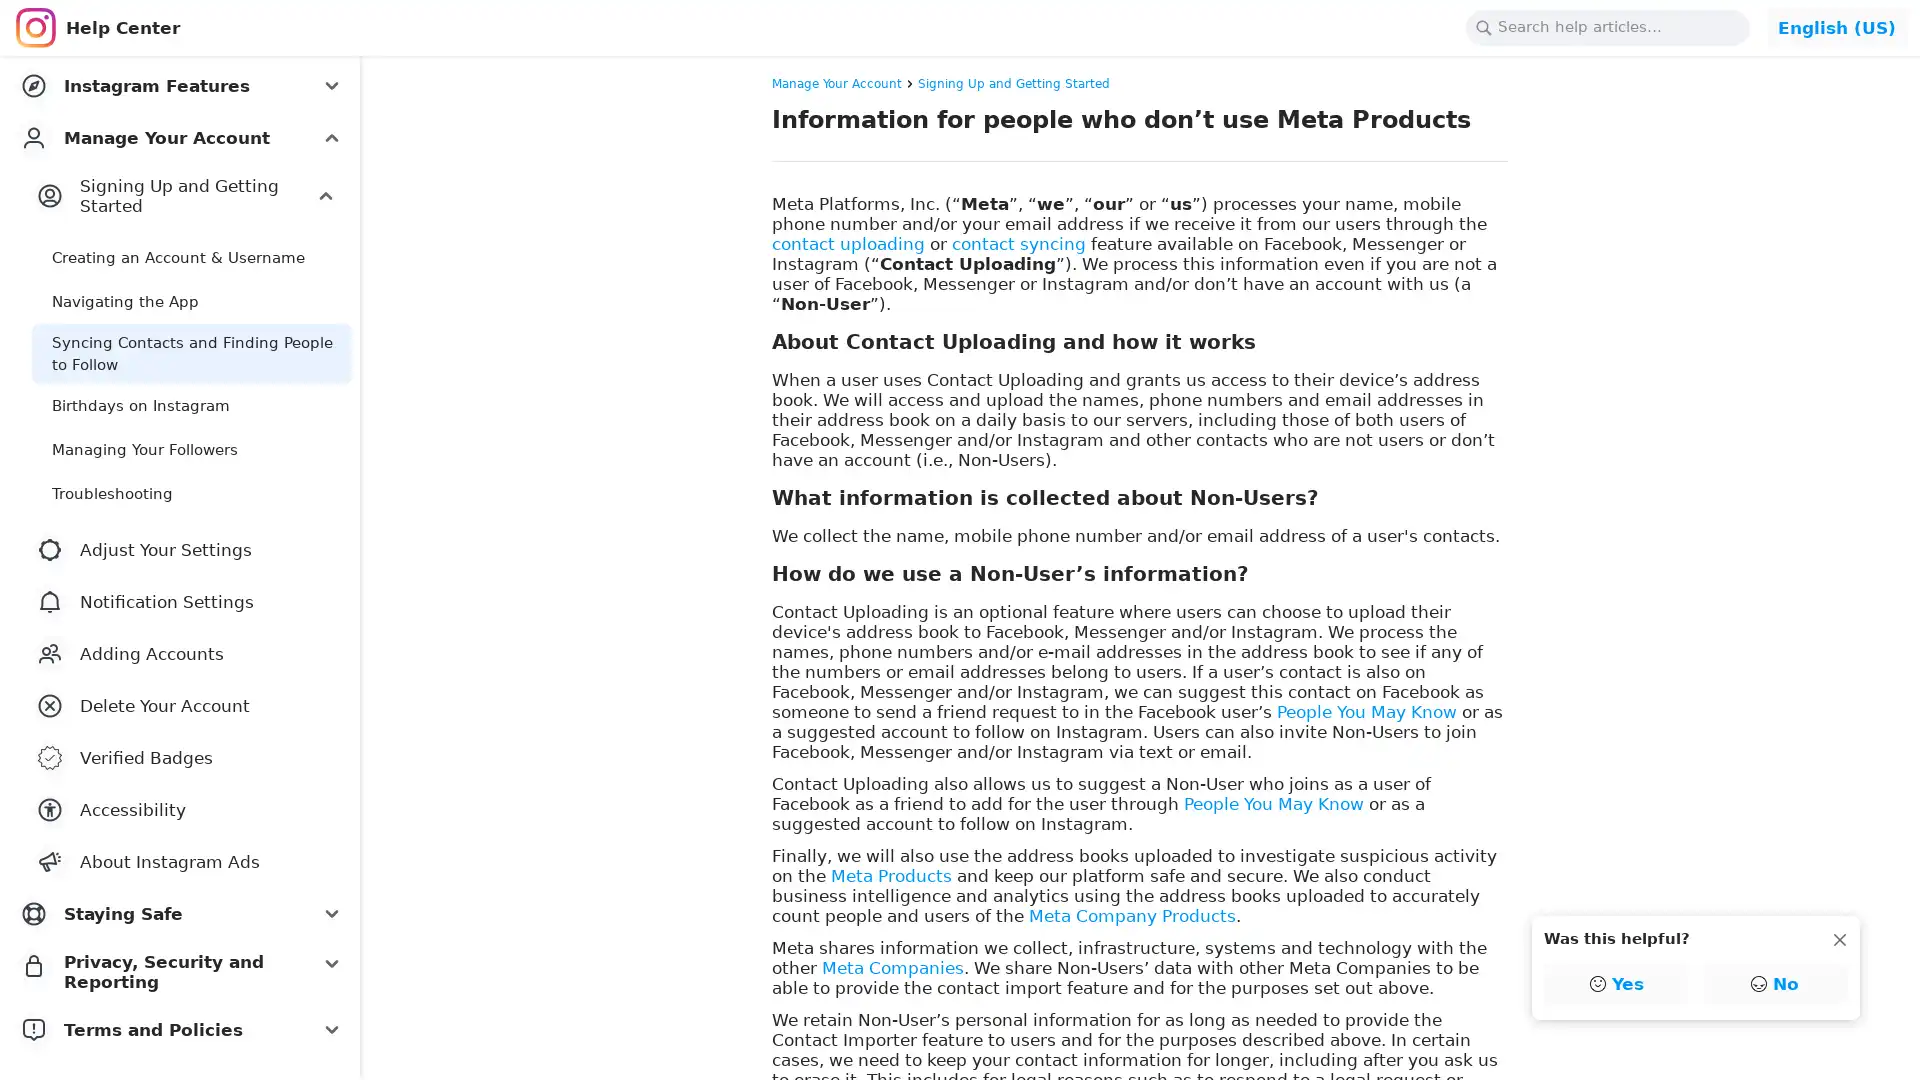  I want to click on Change Language: English (US), so click(1837, 27).